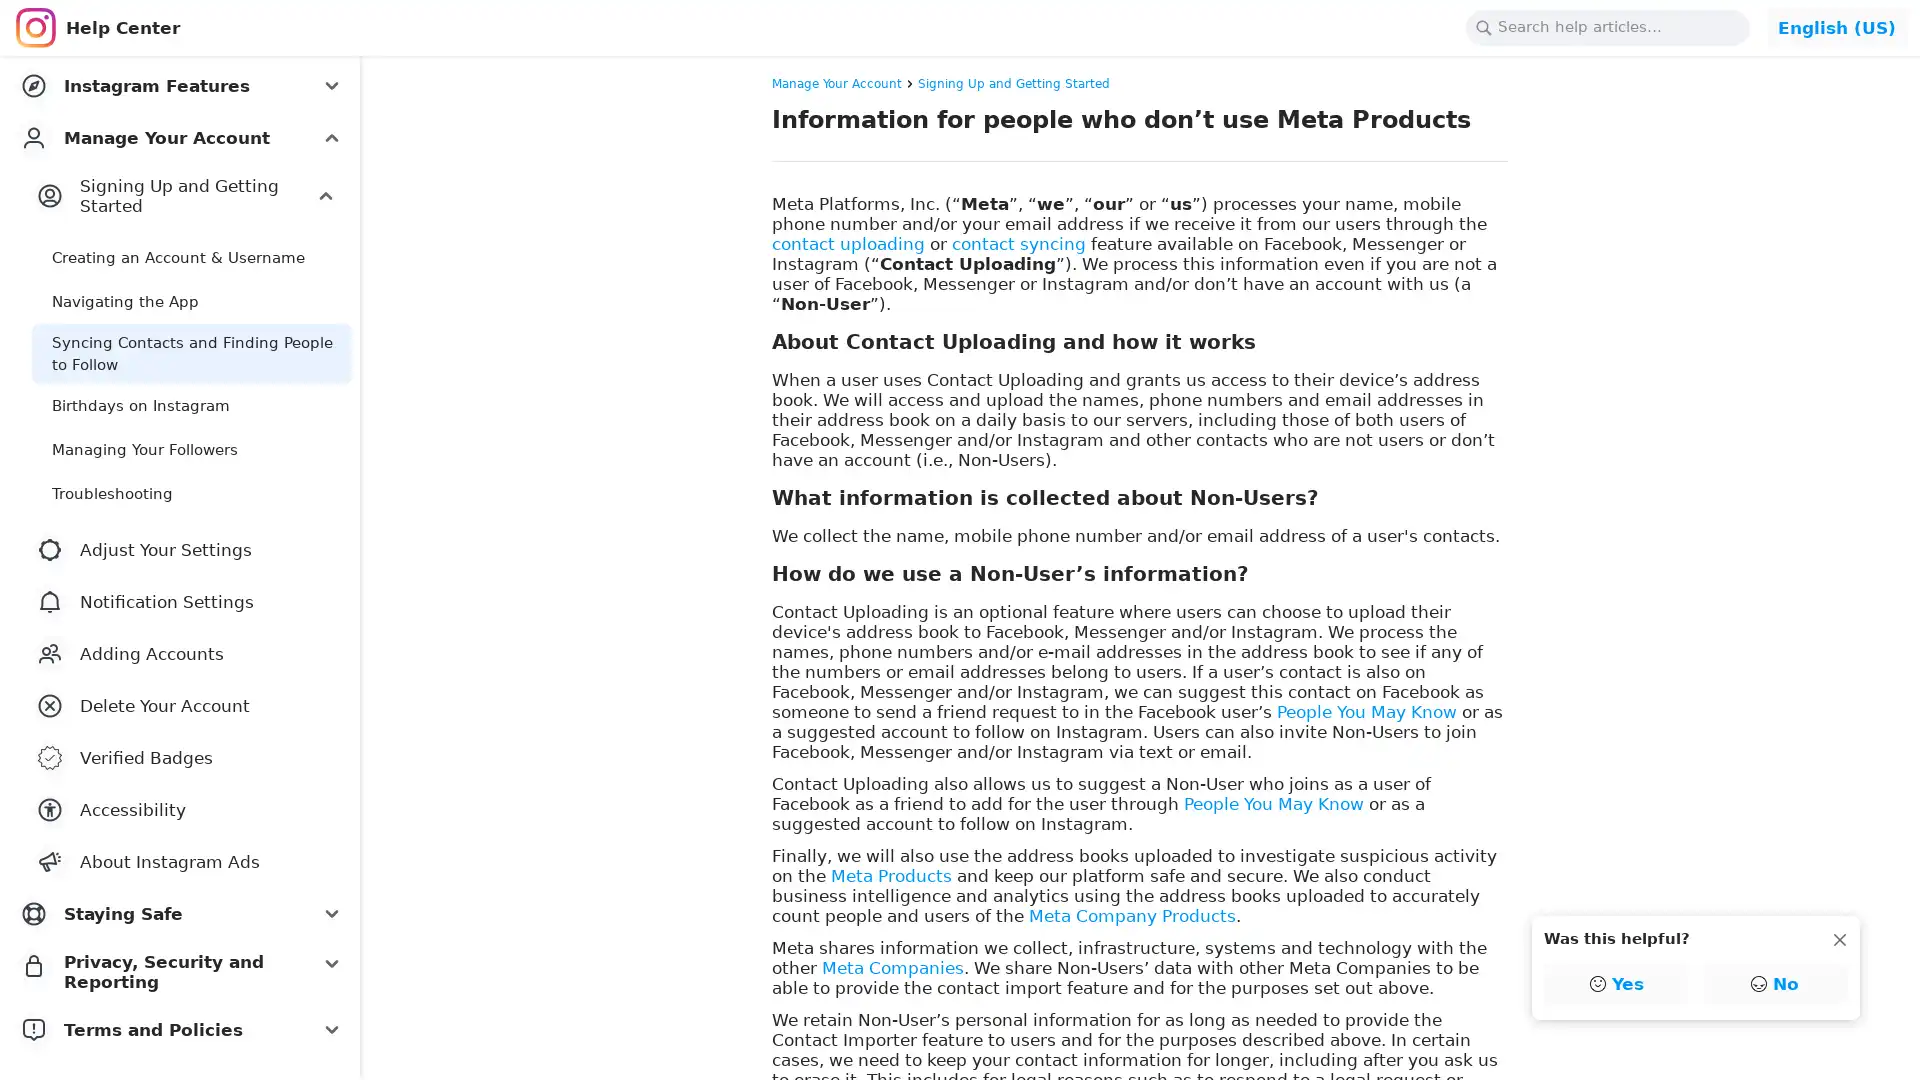  I want to click on Change Language: English (US), so click(1837, 27).